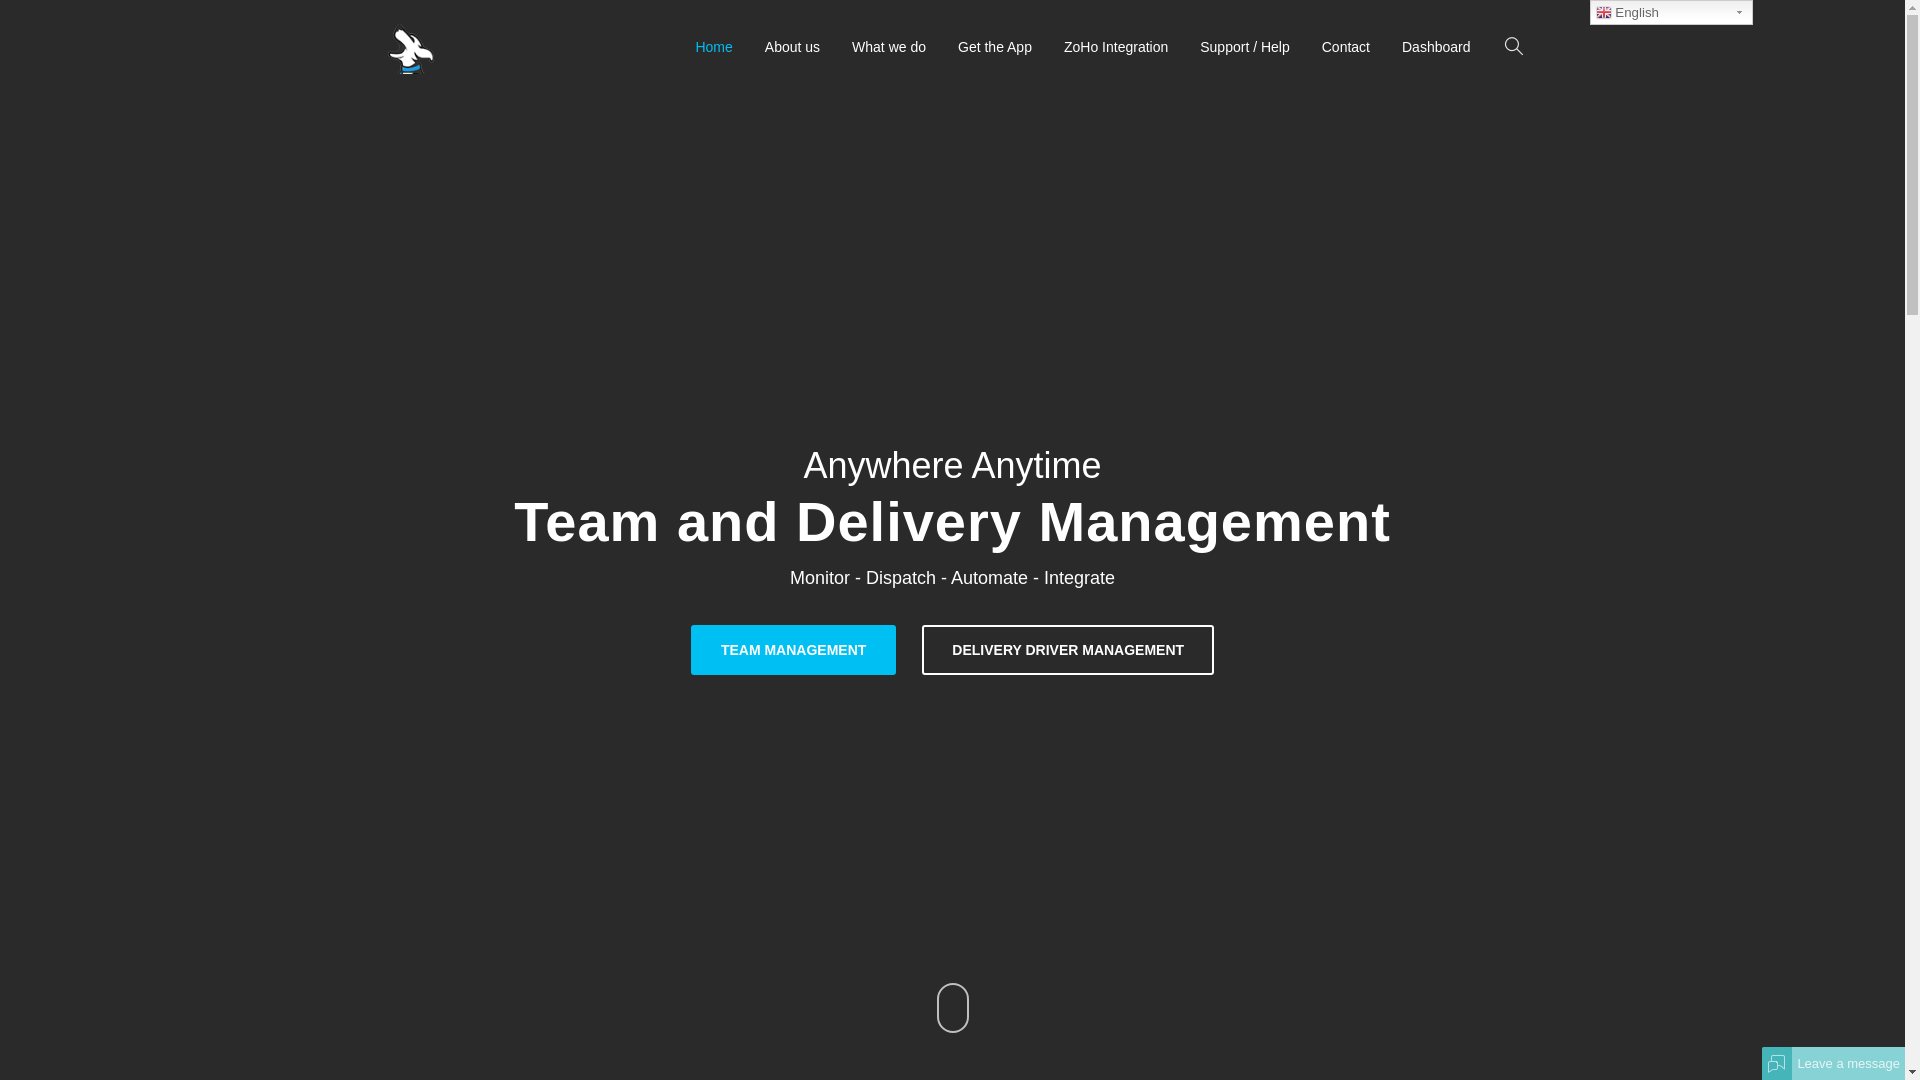 This screenshot has width=1920, height=1080. What do you see at coordinates (887, 45) in the screenshot?
I see `'What we do'` at bounding box center [887, 45].